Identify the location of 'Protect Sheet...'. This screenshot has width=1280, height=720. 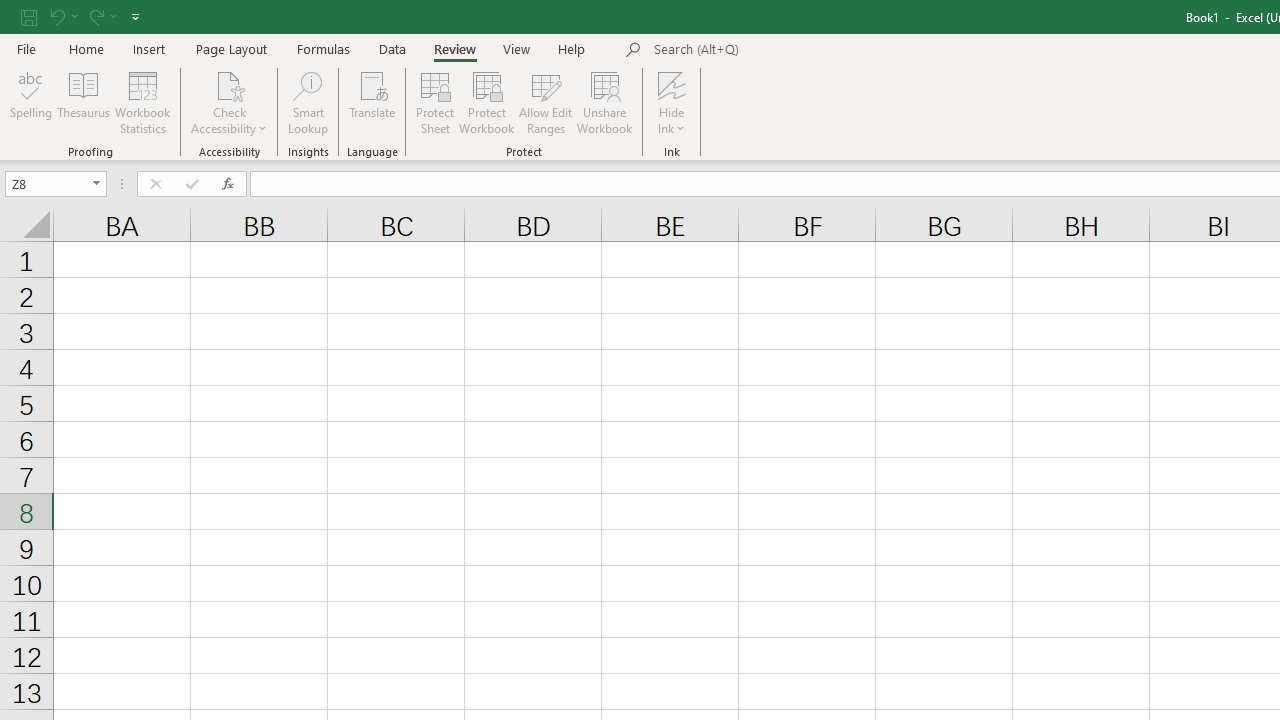
(434, 103).